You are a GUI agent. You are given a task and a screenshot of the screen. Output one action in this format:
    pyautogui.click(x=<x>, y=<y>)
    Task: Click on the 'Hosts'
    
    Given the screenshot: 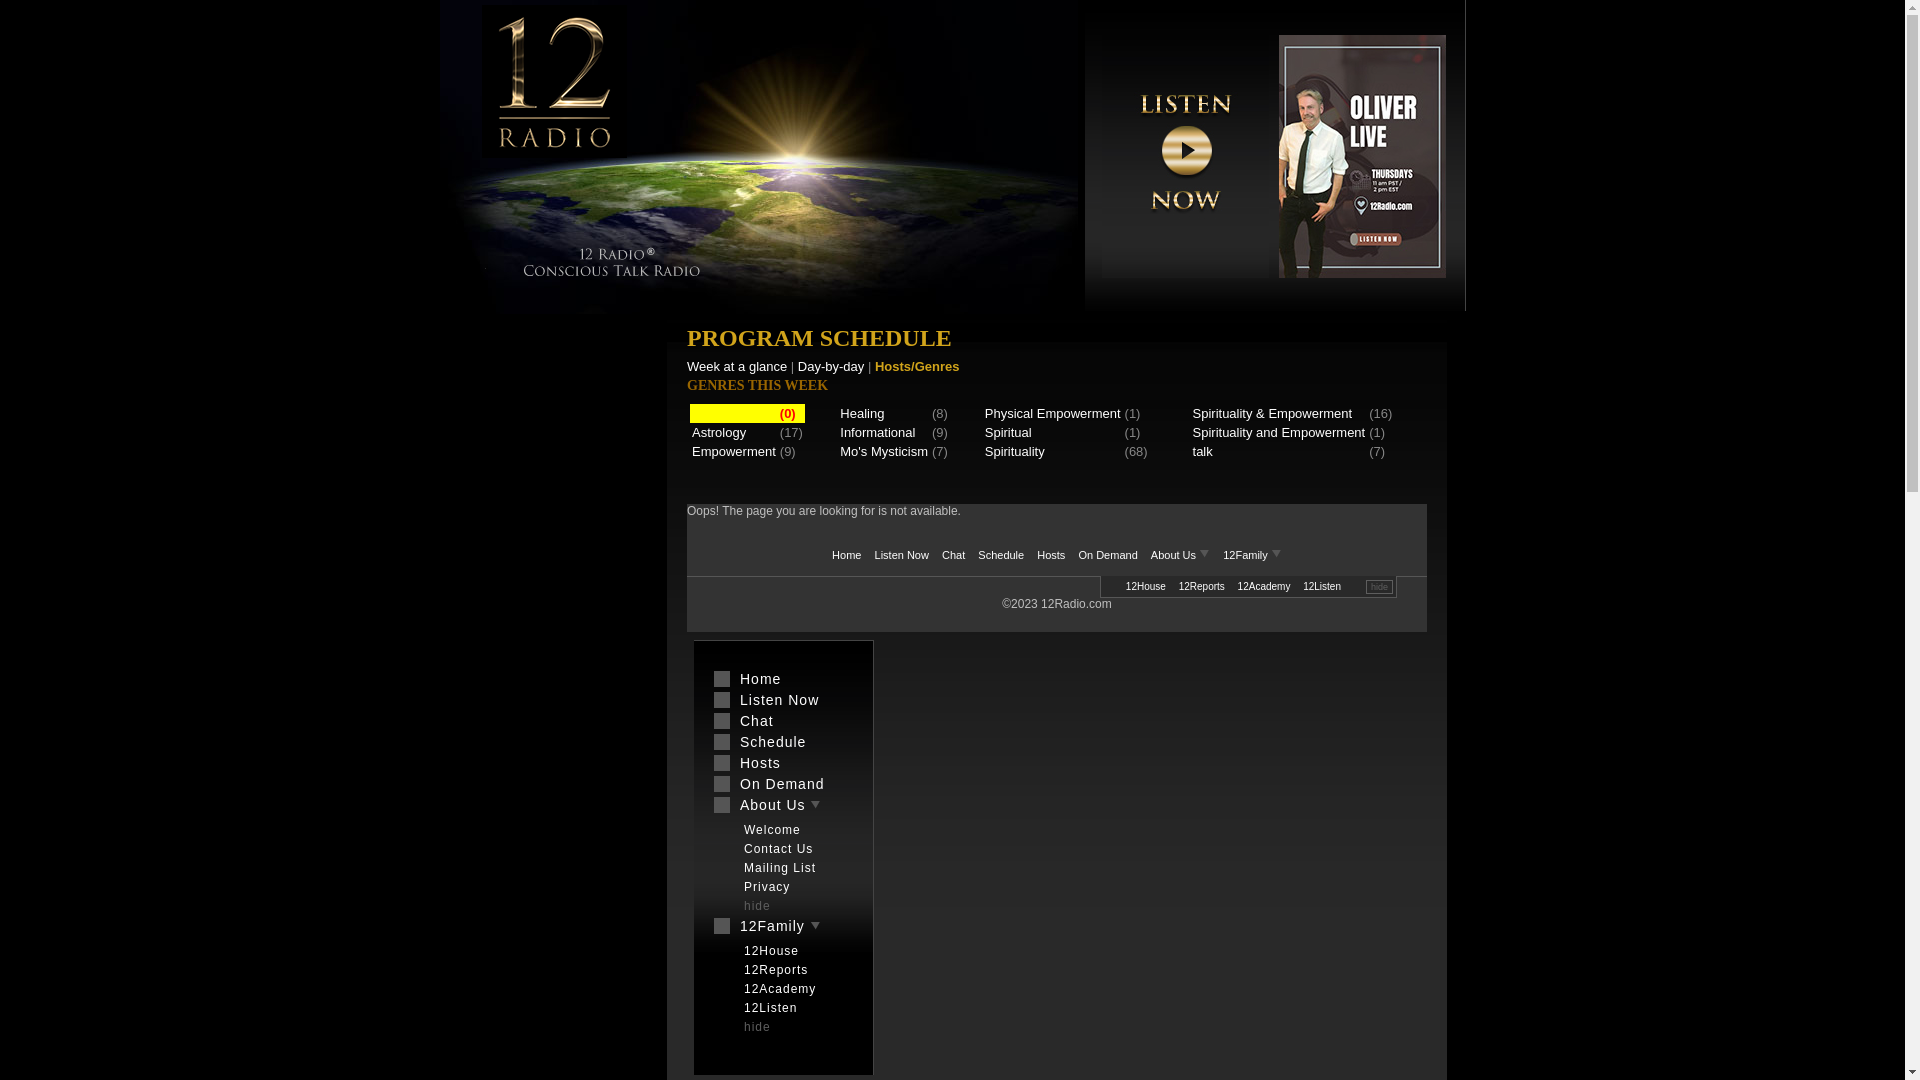 What is the action you would take?
    pyautogui.click(x=782, y=763)
    